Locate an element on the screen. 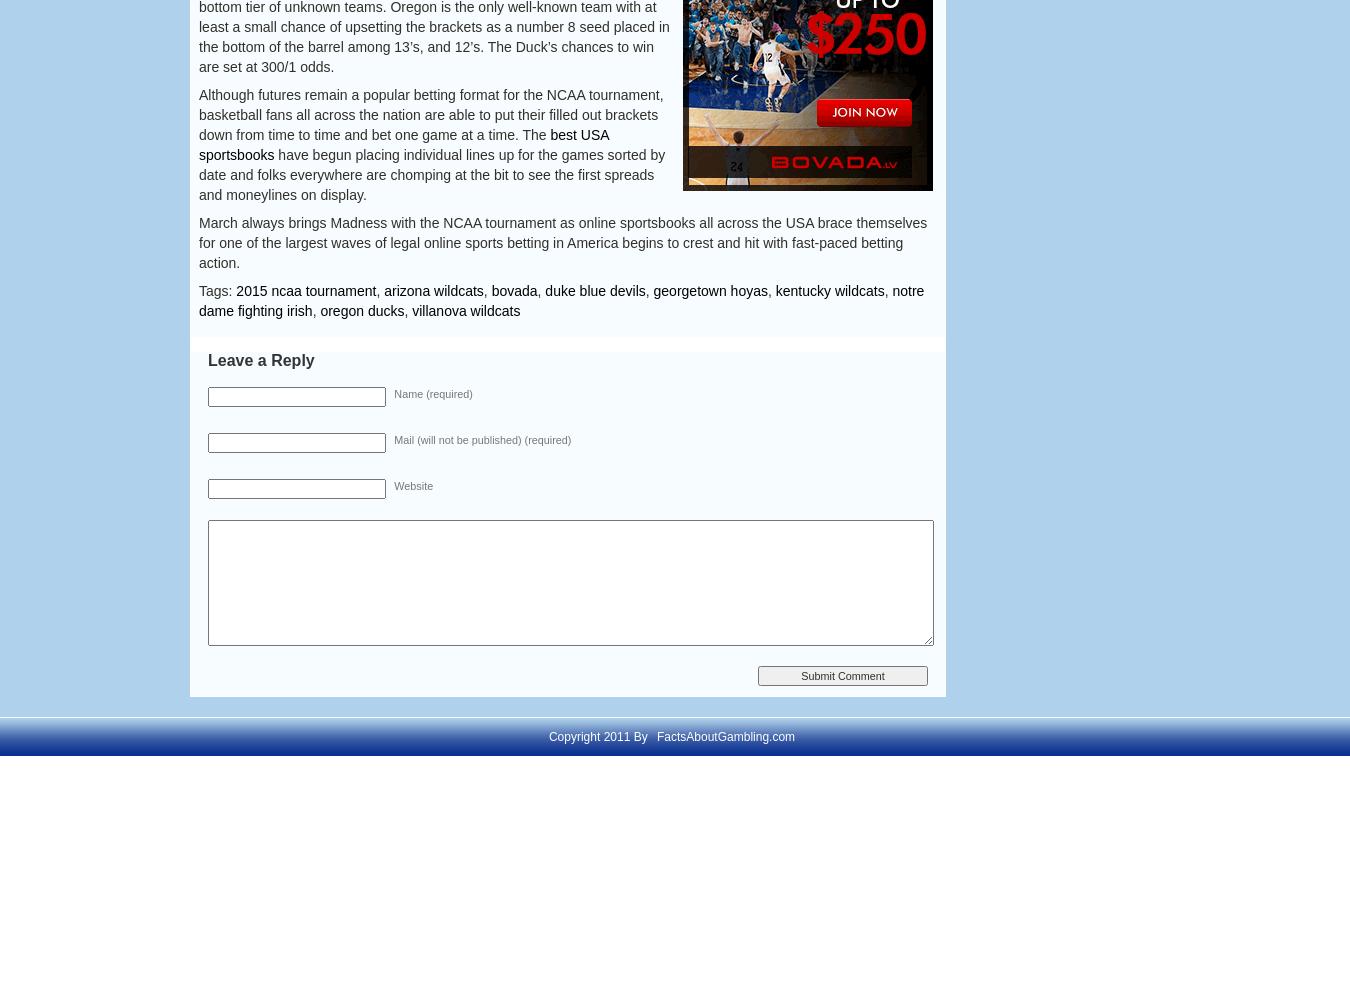 The height and width of the screenshot is (1000, 1350). 'arizona wildcats' is located at coordinates (433, 291).